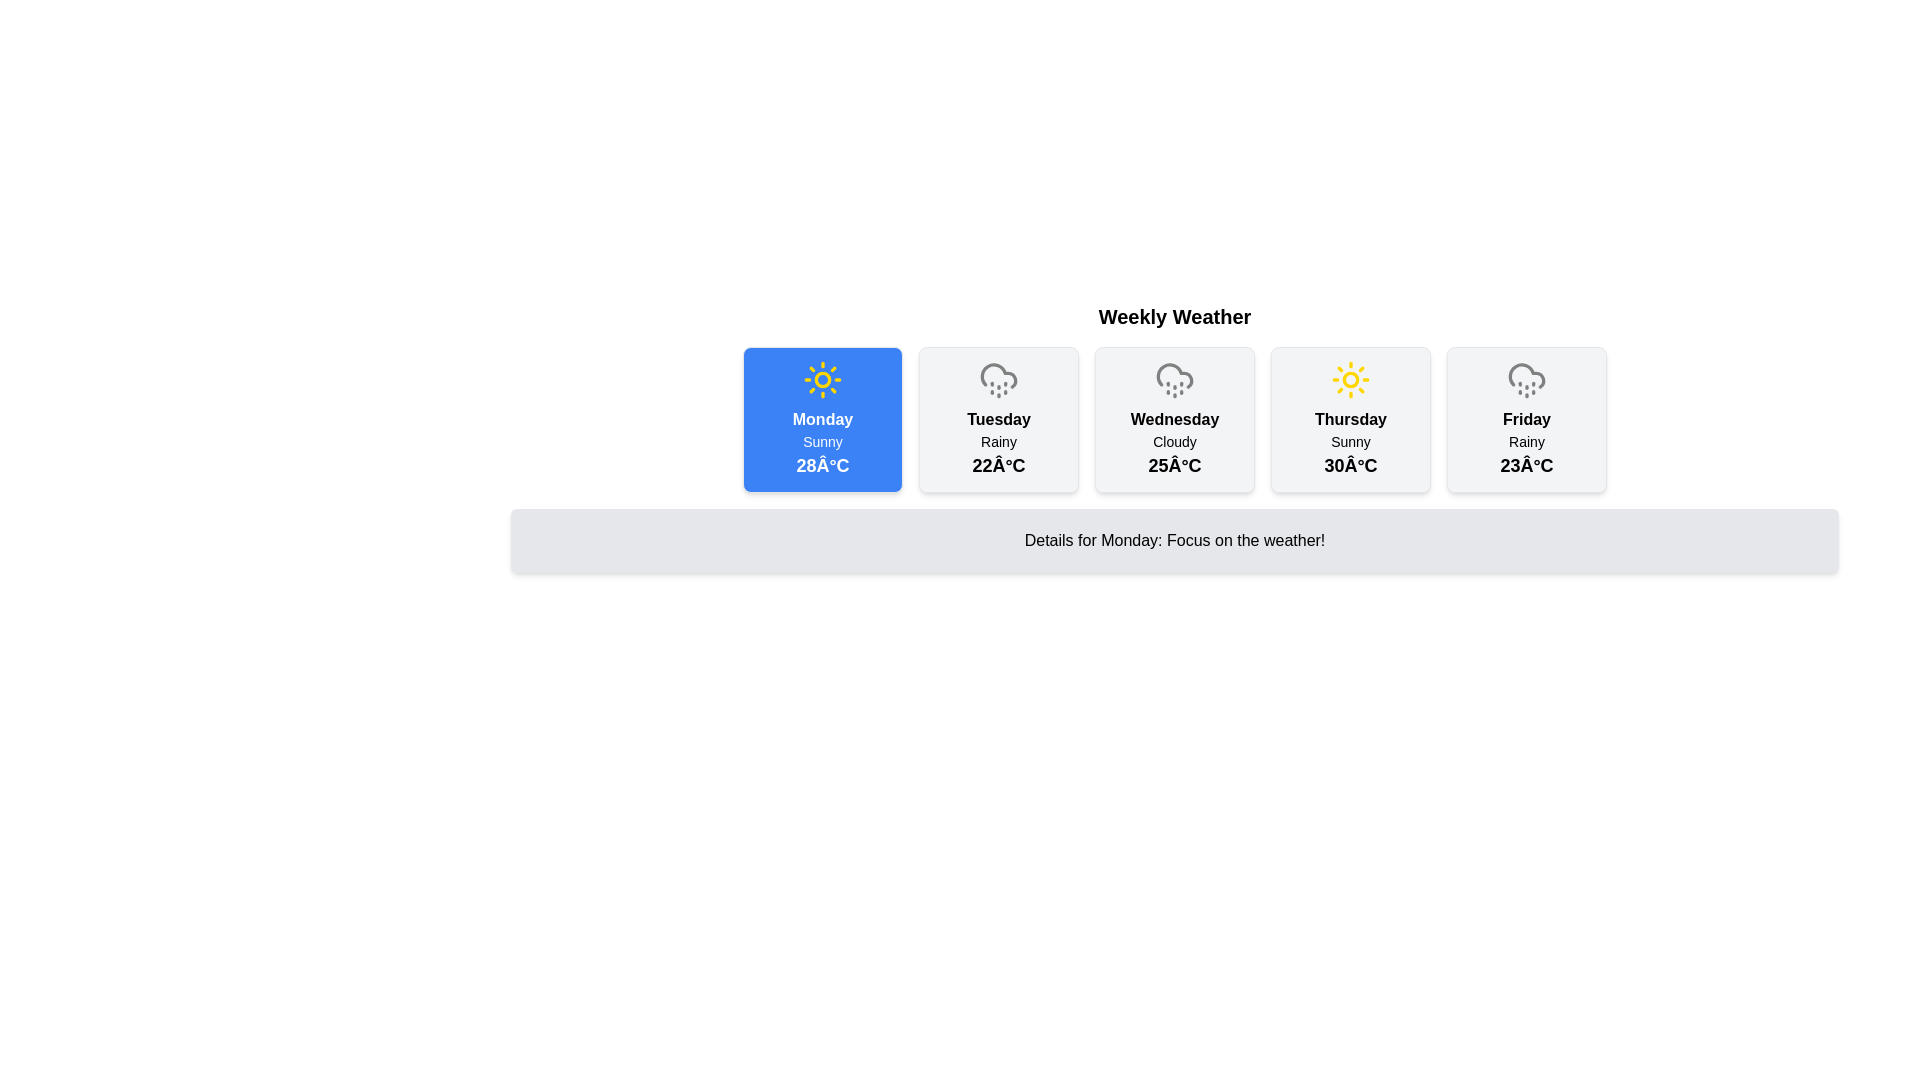 This screenshot has height=1080, width=1920. I want to click on text label displaying the weather condition for Monday, located at the bottom-middle of the 'Monday' card in the 'Weekly Weather' section, so click(822, 441).